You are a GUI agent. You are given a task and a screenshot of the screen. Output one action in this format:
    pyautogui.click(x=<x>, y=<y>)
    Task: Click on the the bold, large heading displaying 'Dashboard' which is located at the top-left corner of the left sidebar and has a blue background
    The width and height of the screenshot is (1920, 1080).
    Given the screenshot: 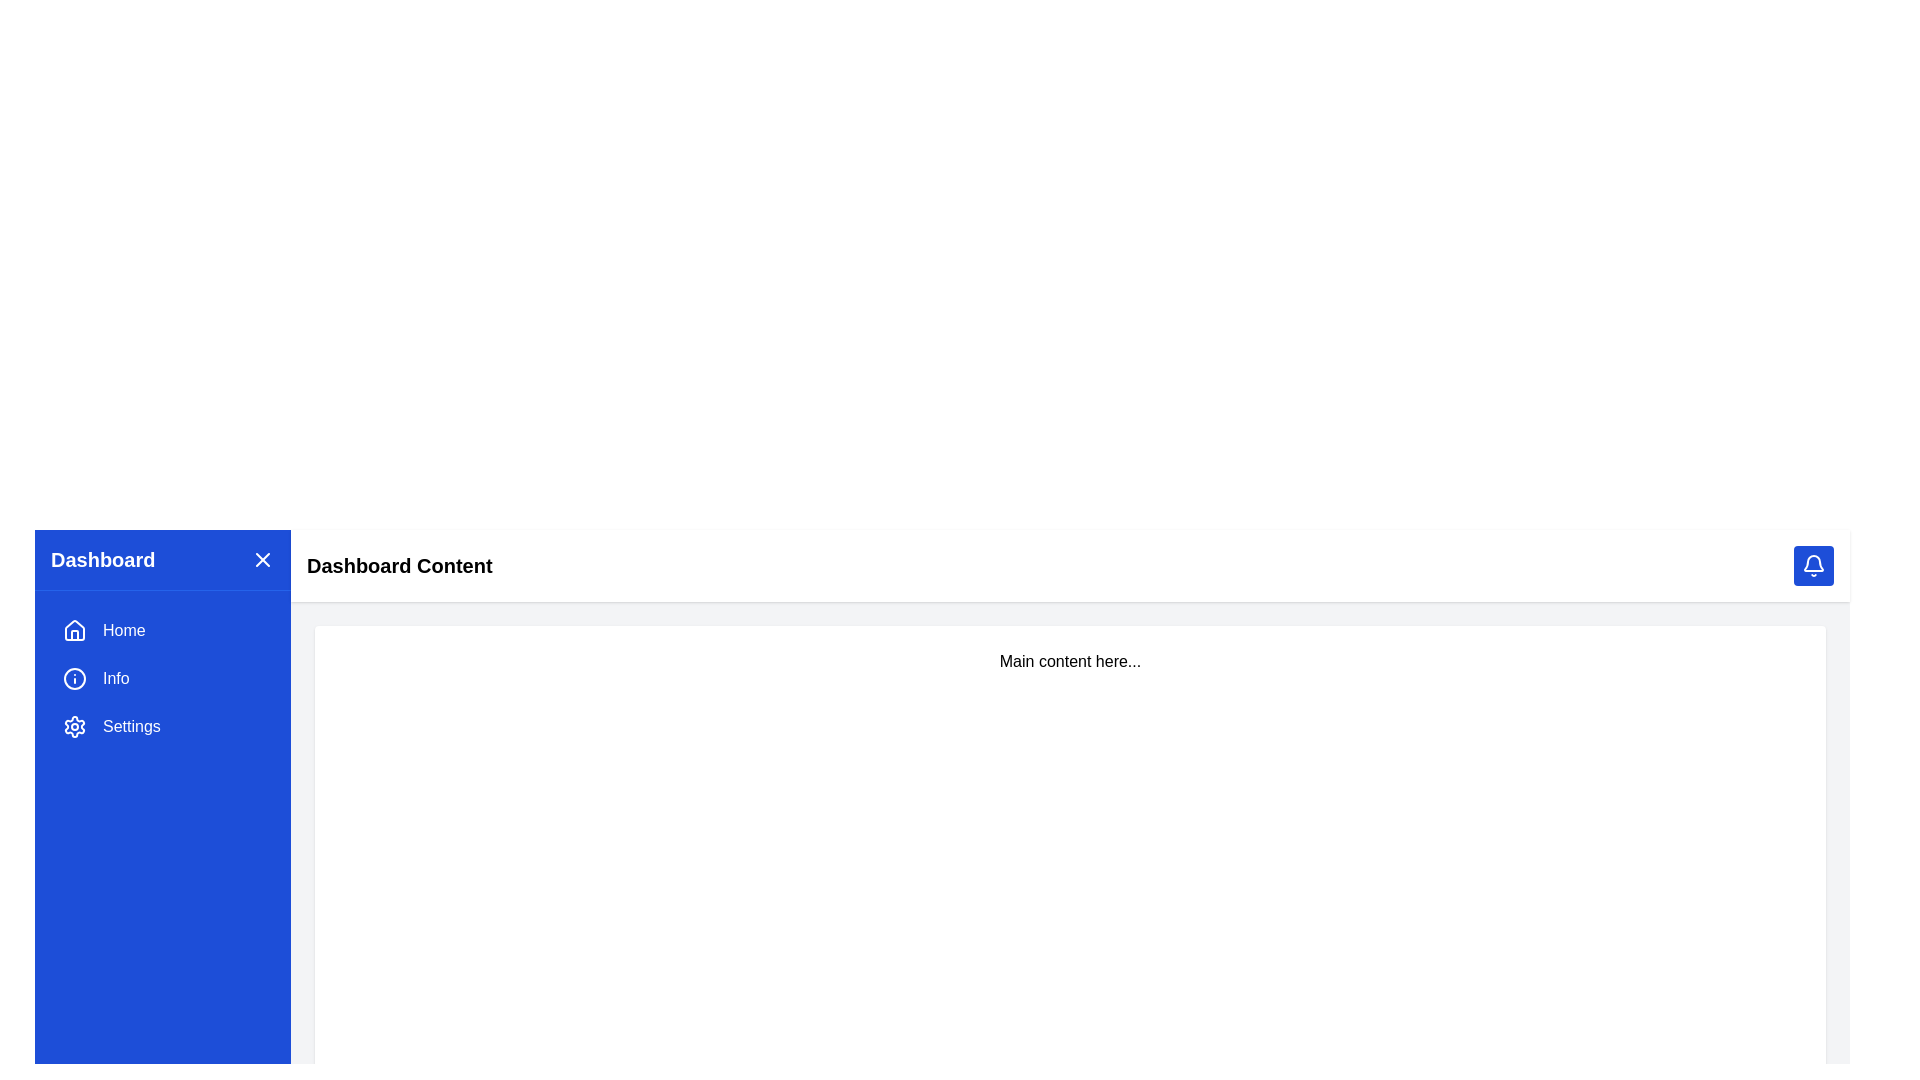 What is the action you would take?
    pyautogui.click(x=102, y=559)
    